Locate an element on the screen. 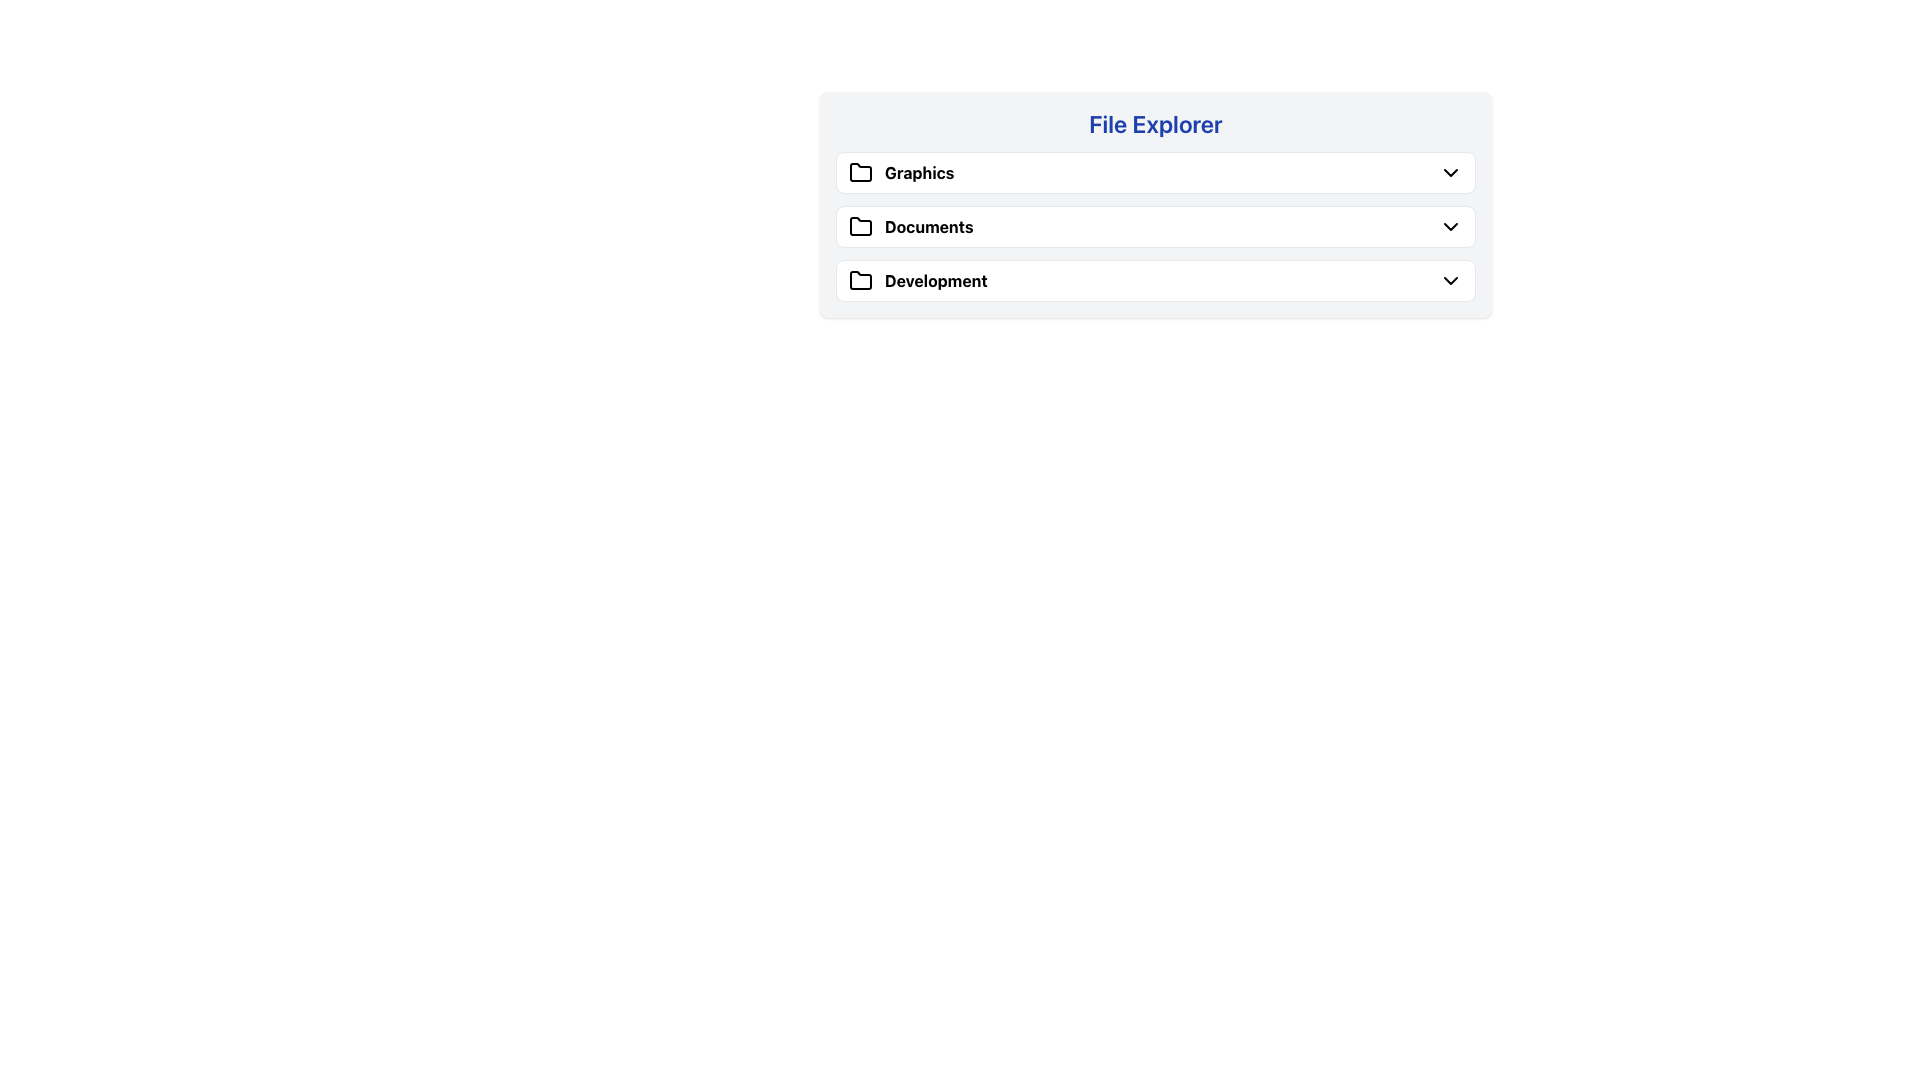 This screenshot has height=1080, width=1920. the chevron icon at the far right of the 'Documents' row in the file explorer is located at coordinates (1450, 226).